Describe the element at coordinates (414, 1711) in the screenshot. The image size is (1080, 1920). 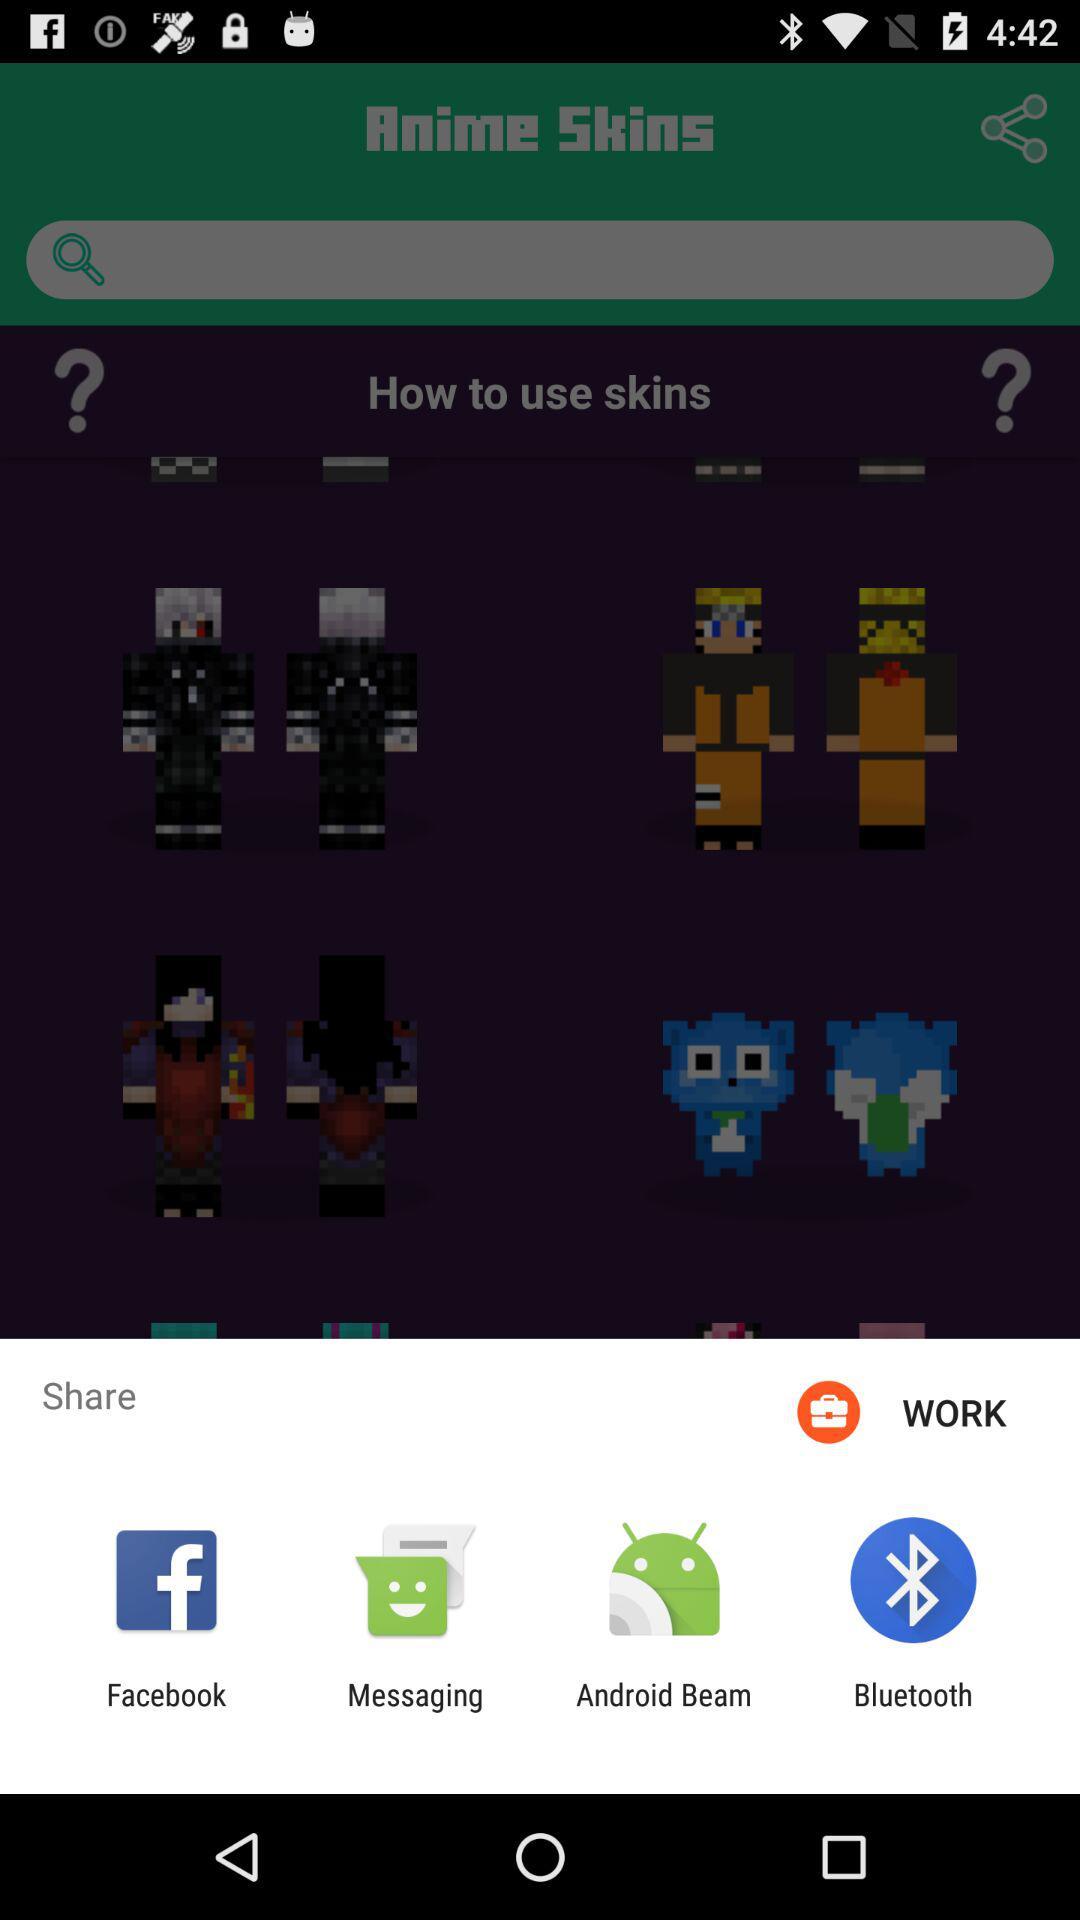
I see `the icon to the left of the android beam app` at that location.